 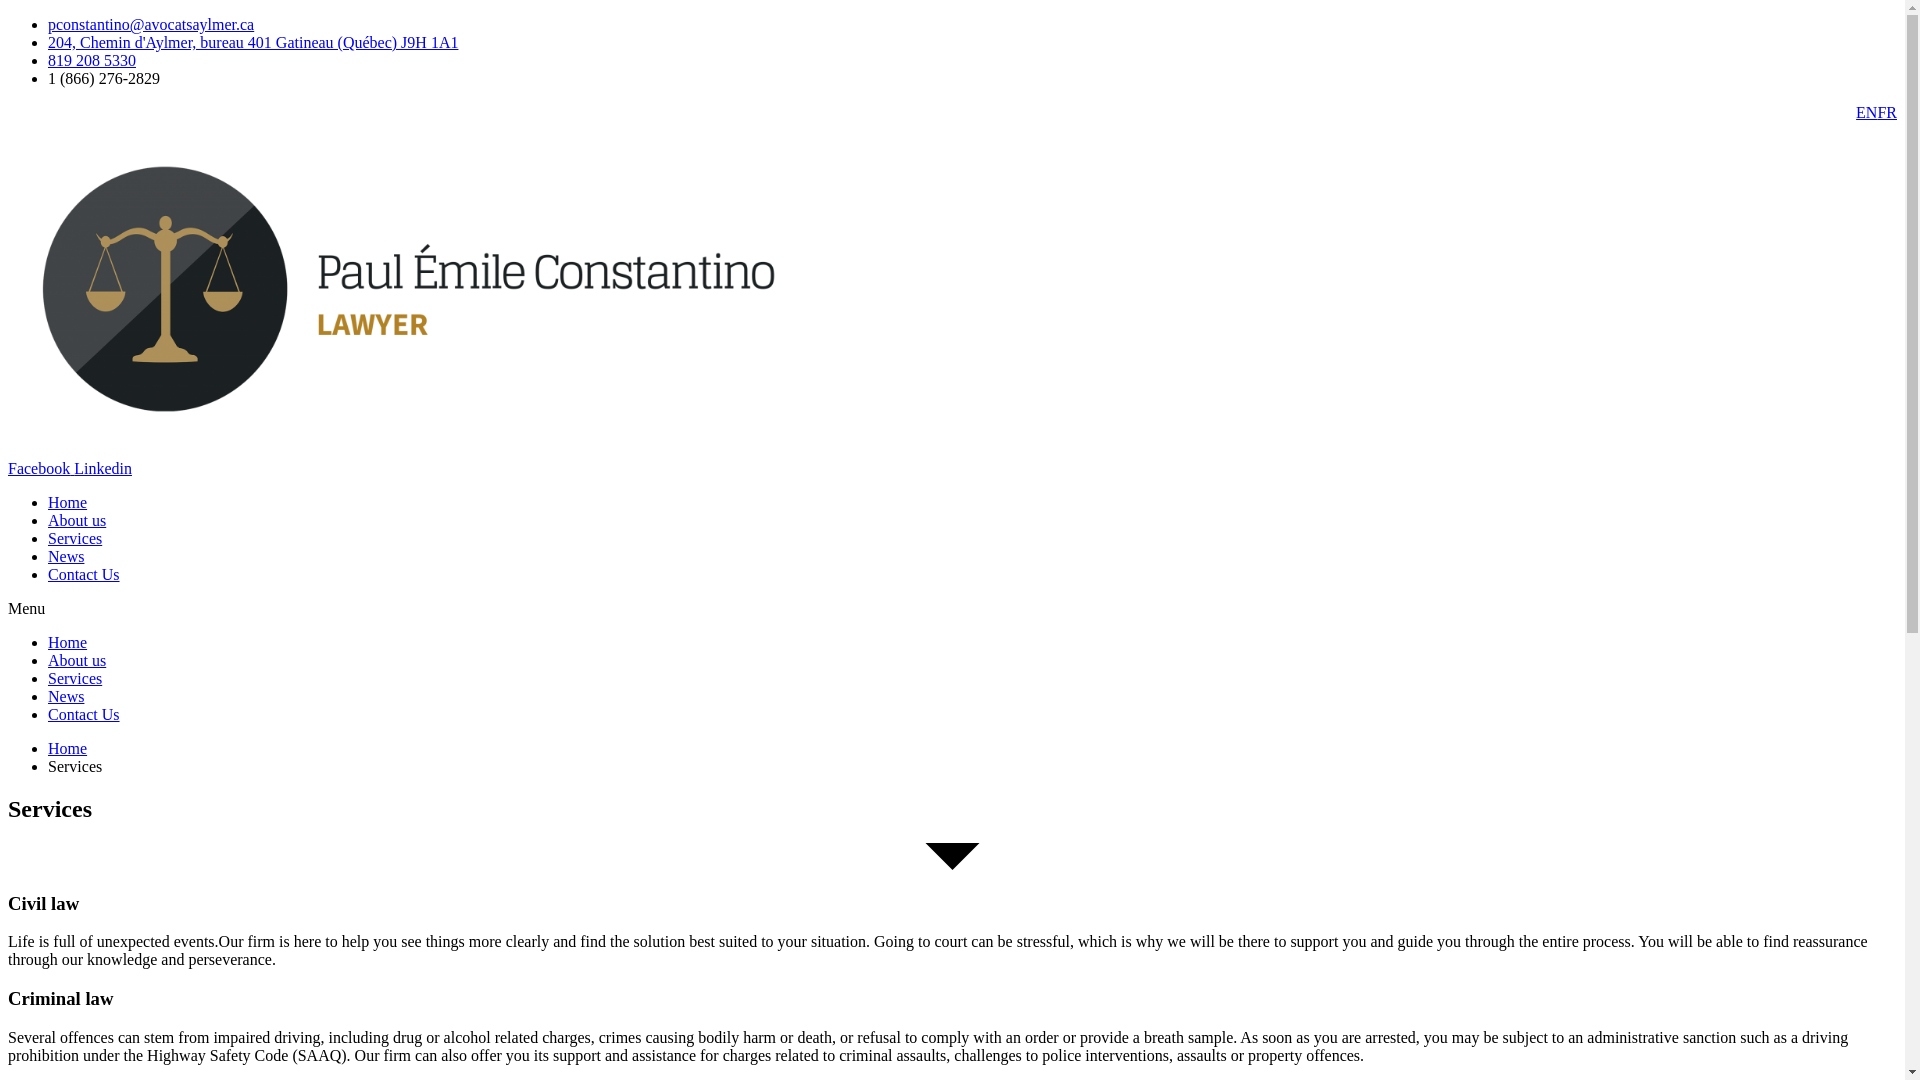 What do you see at coordinates (67, 748) in the screenshot?
I see `'Home'` at bounding box center [67, 748].